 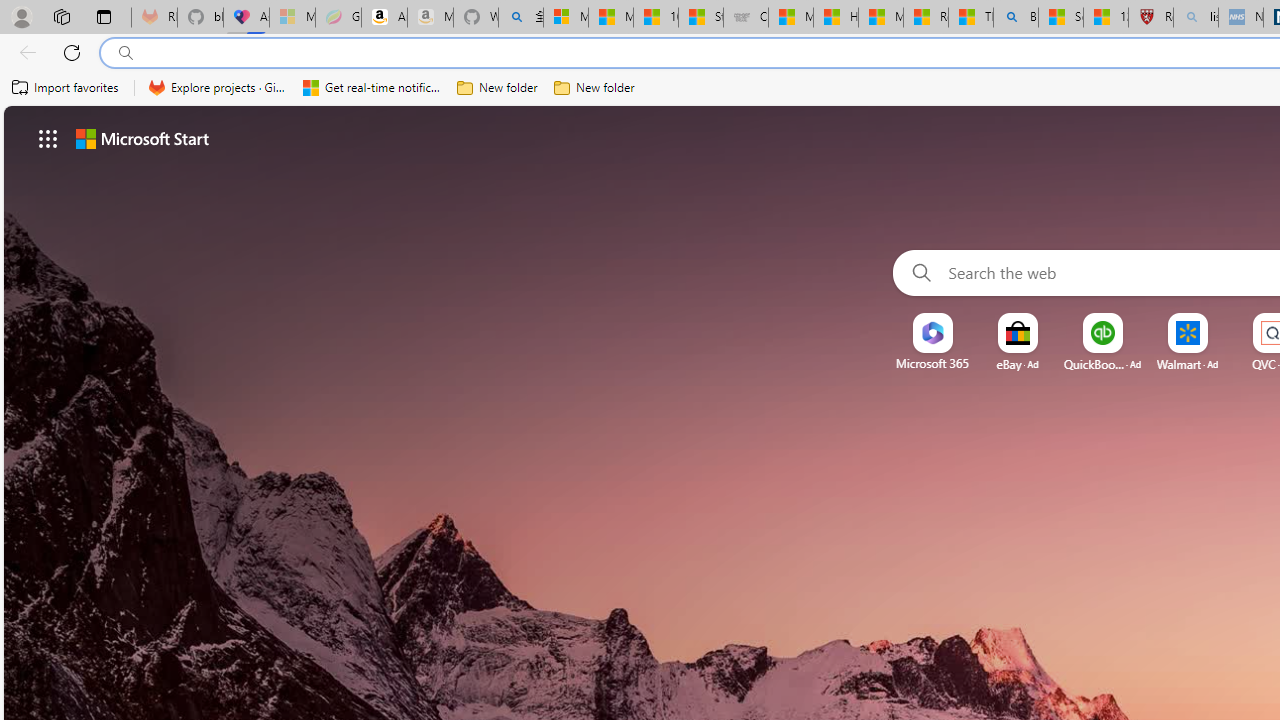 What do you see at coordinates (1104, 17) in the screenshot?
I see `'12 Popular Science Lies that Must be Corrected'` at bounding box center [1104, 17].